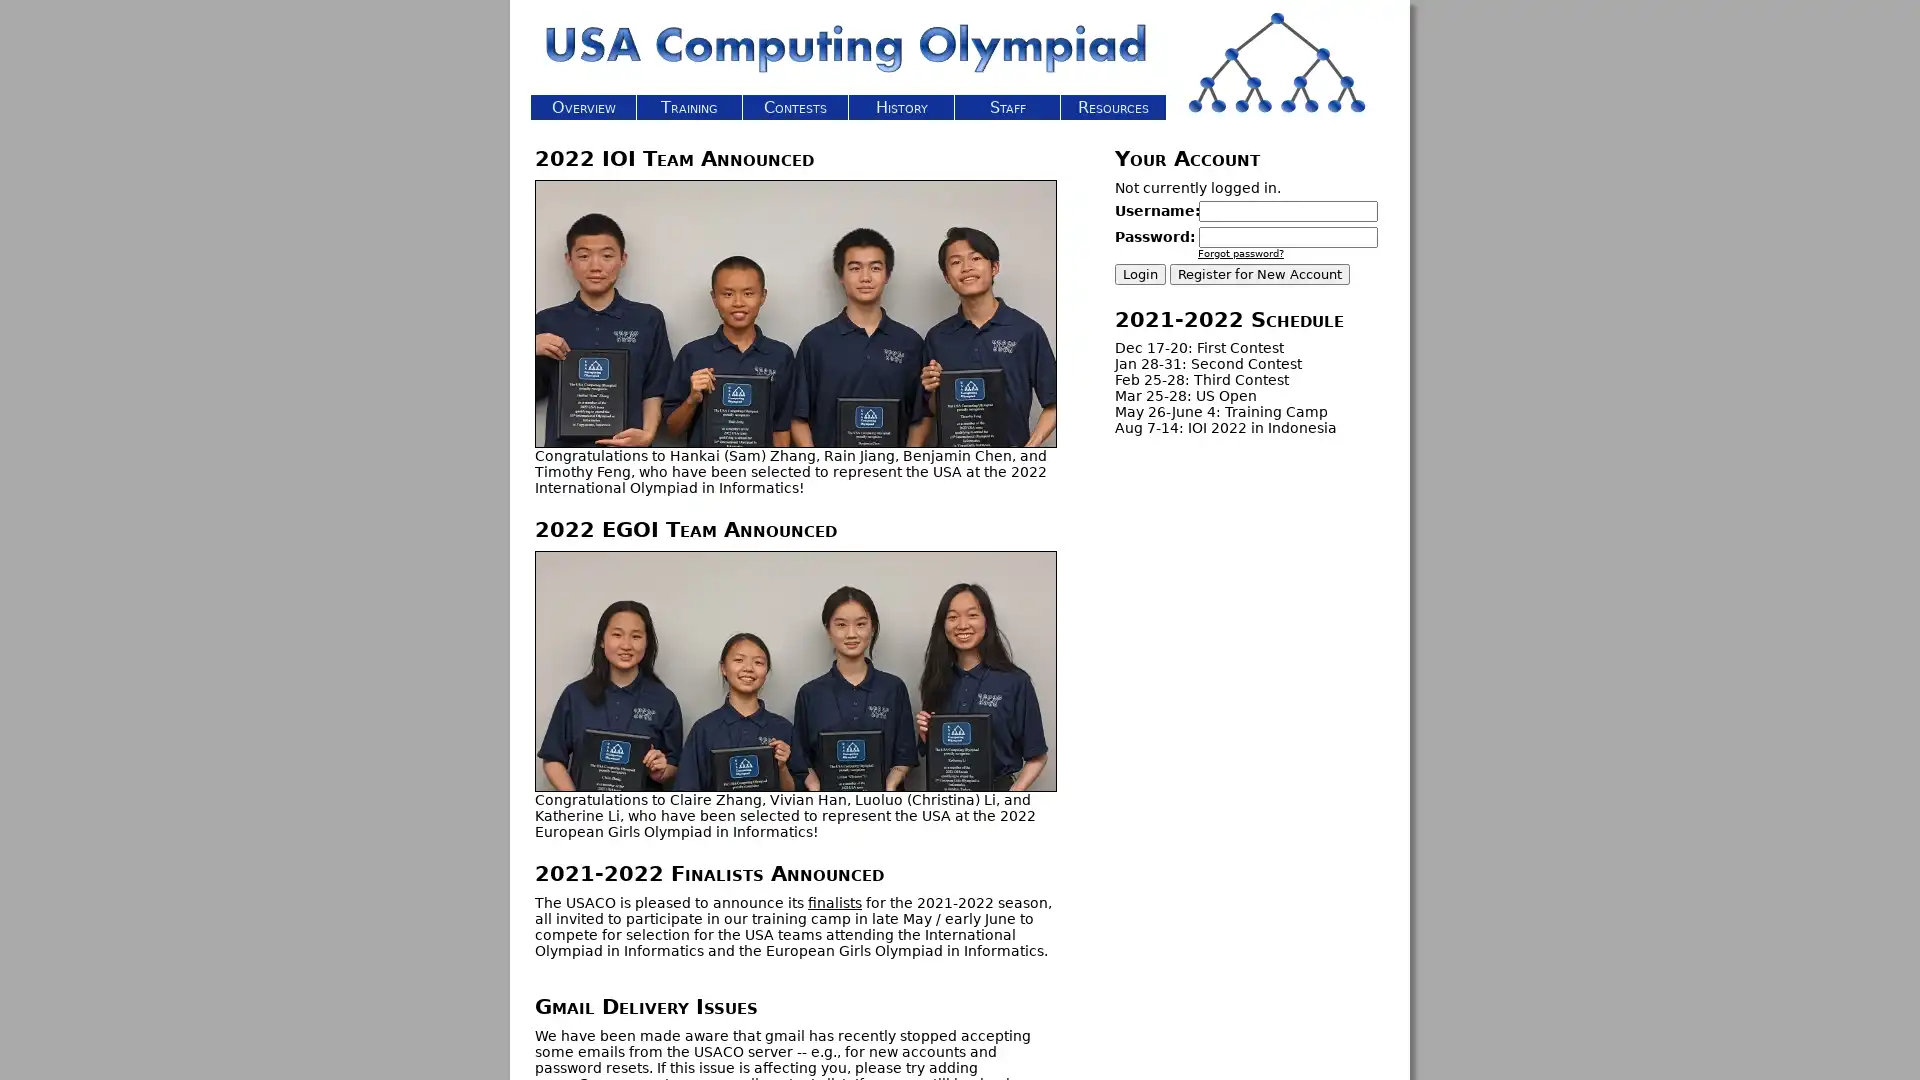 This screenshot has height=1080, width=1920. What do you see at coordinates (1140, 274) in the screenshot?
I see `Login` at bounding box center [1140, 274].